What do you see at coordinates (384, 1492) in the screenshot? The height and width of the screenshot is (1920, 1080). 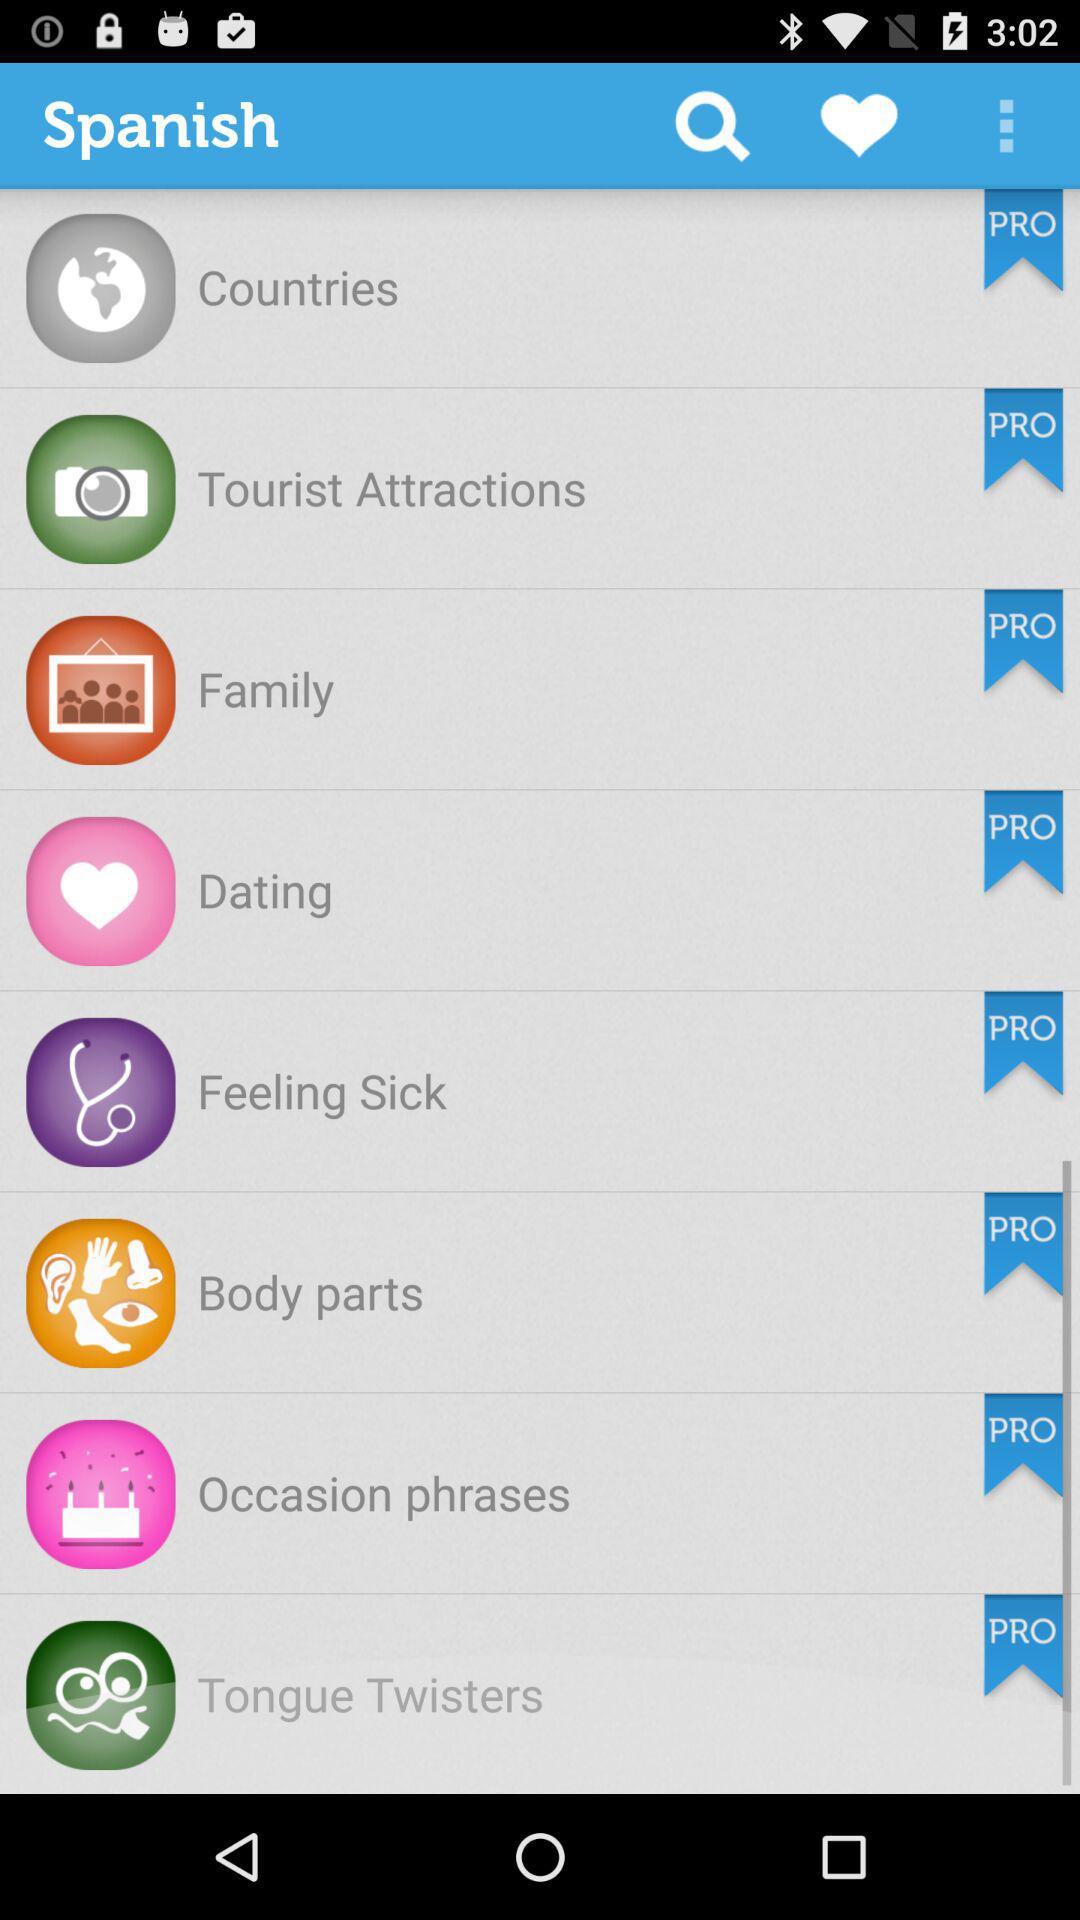 I see `occasion phrases item` at bounding box center [384, 1492].